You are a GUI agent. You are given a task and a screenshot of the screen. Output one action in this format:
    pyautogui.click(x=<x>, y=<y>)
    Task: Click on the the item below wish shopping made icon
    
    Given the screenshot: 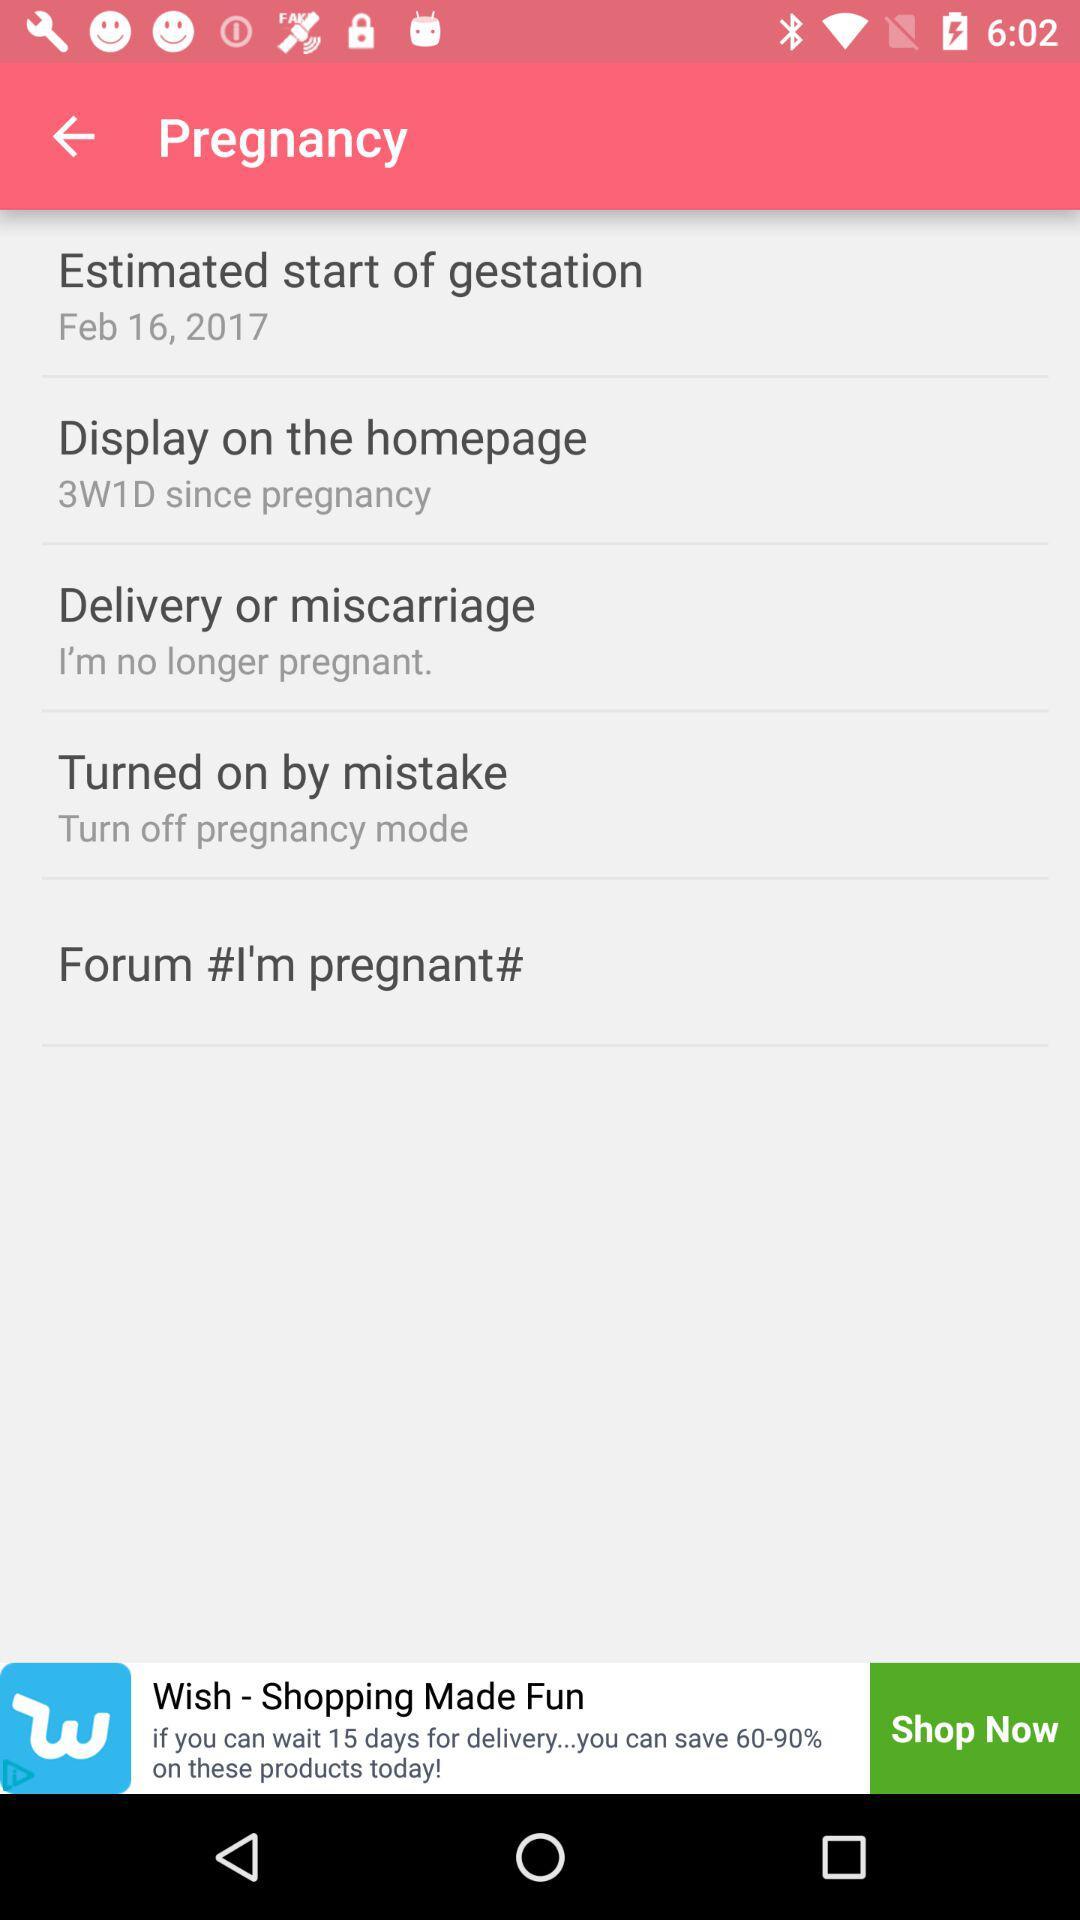 What is the action you would take?
    pyautogui.click(x=496, y=1751)
    